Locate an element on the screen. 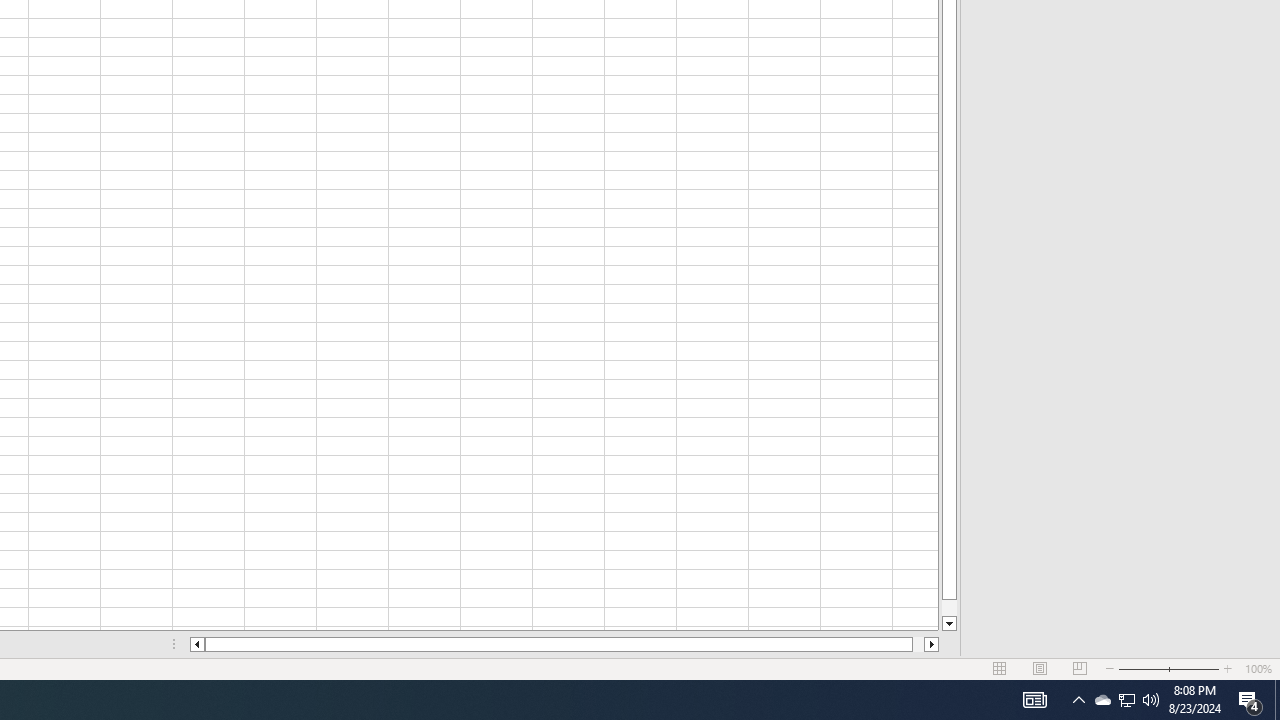  'Class: NetUIScrollBar' is located at coordinates (563, 644).